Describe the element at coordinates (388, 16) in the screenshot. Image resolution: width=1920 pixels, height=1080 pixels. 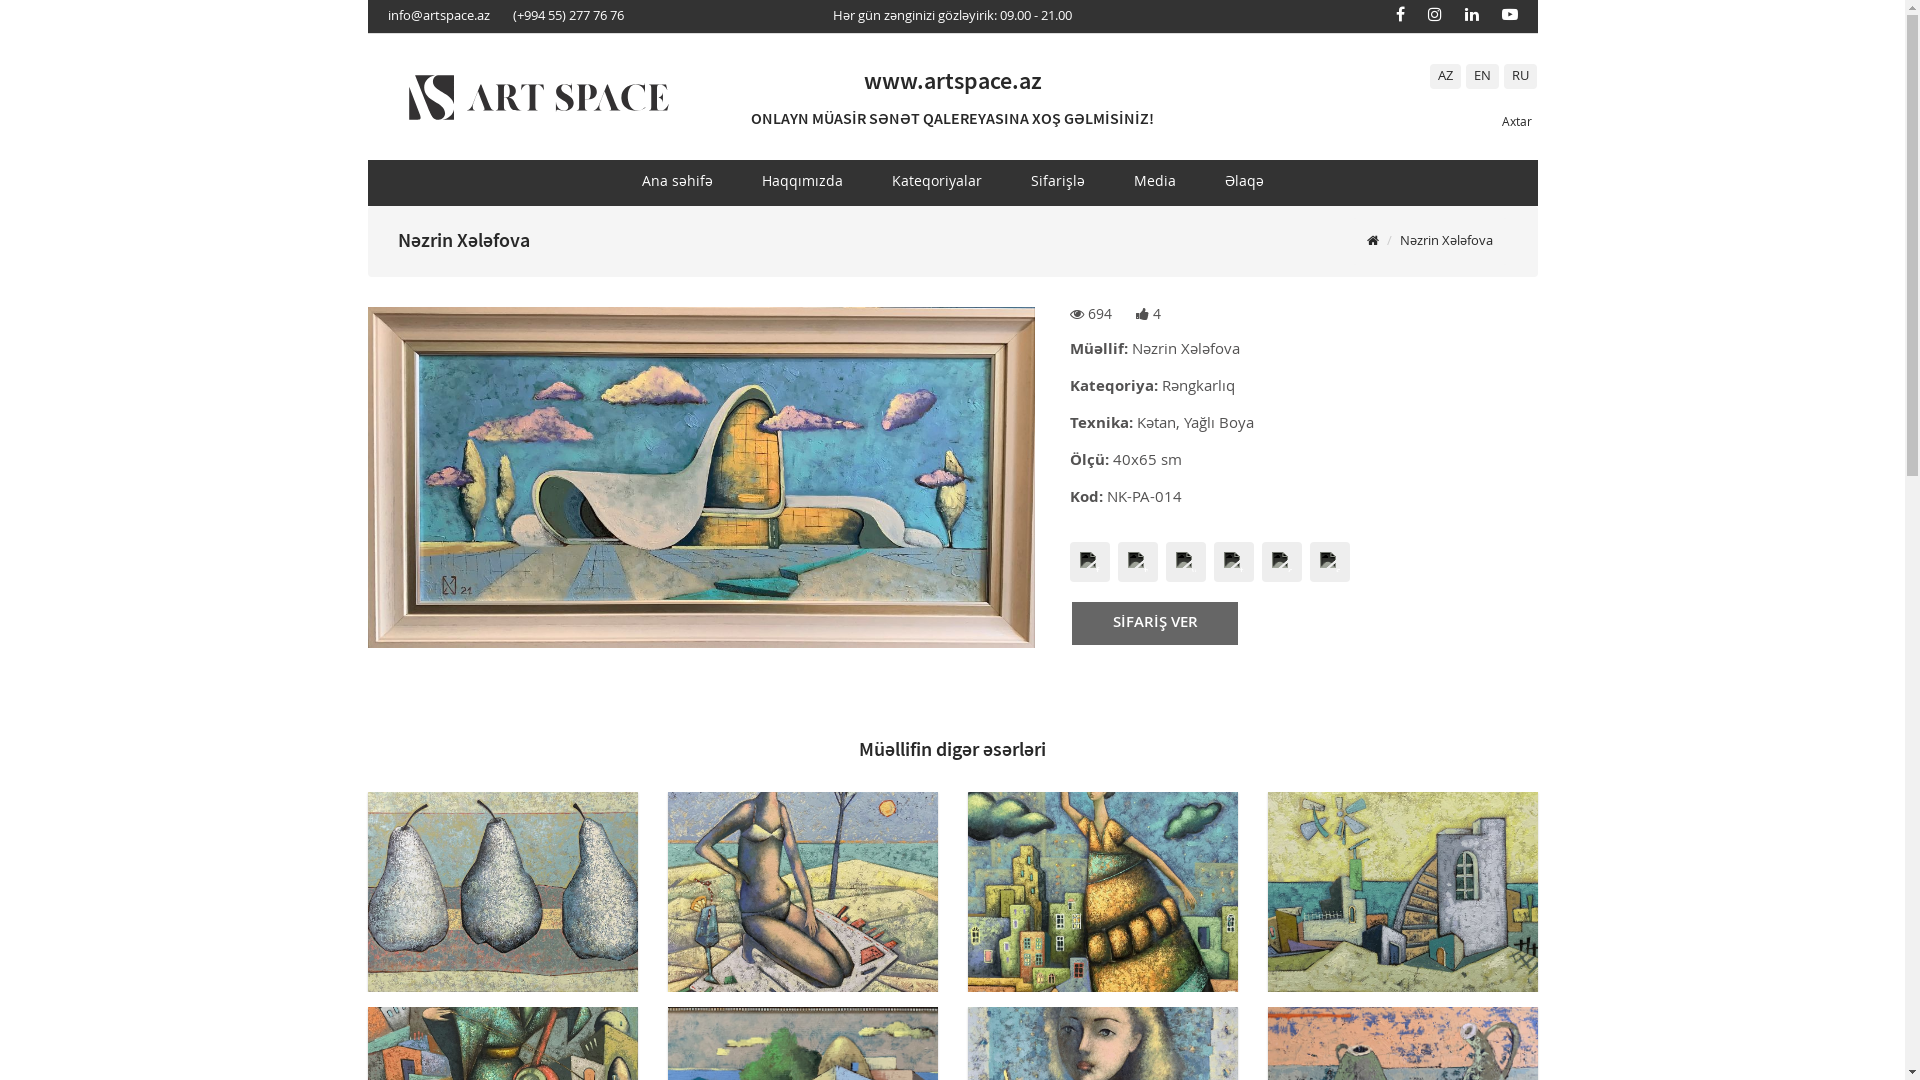
I see `'info@artspace.az'` at that location.